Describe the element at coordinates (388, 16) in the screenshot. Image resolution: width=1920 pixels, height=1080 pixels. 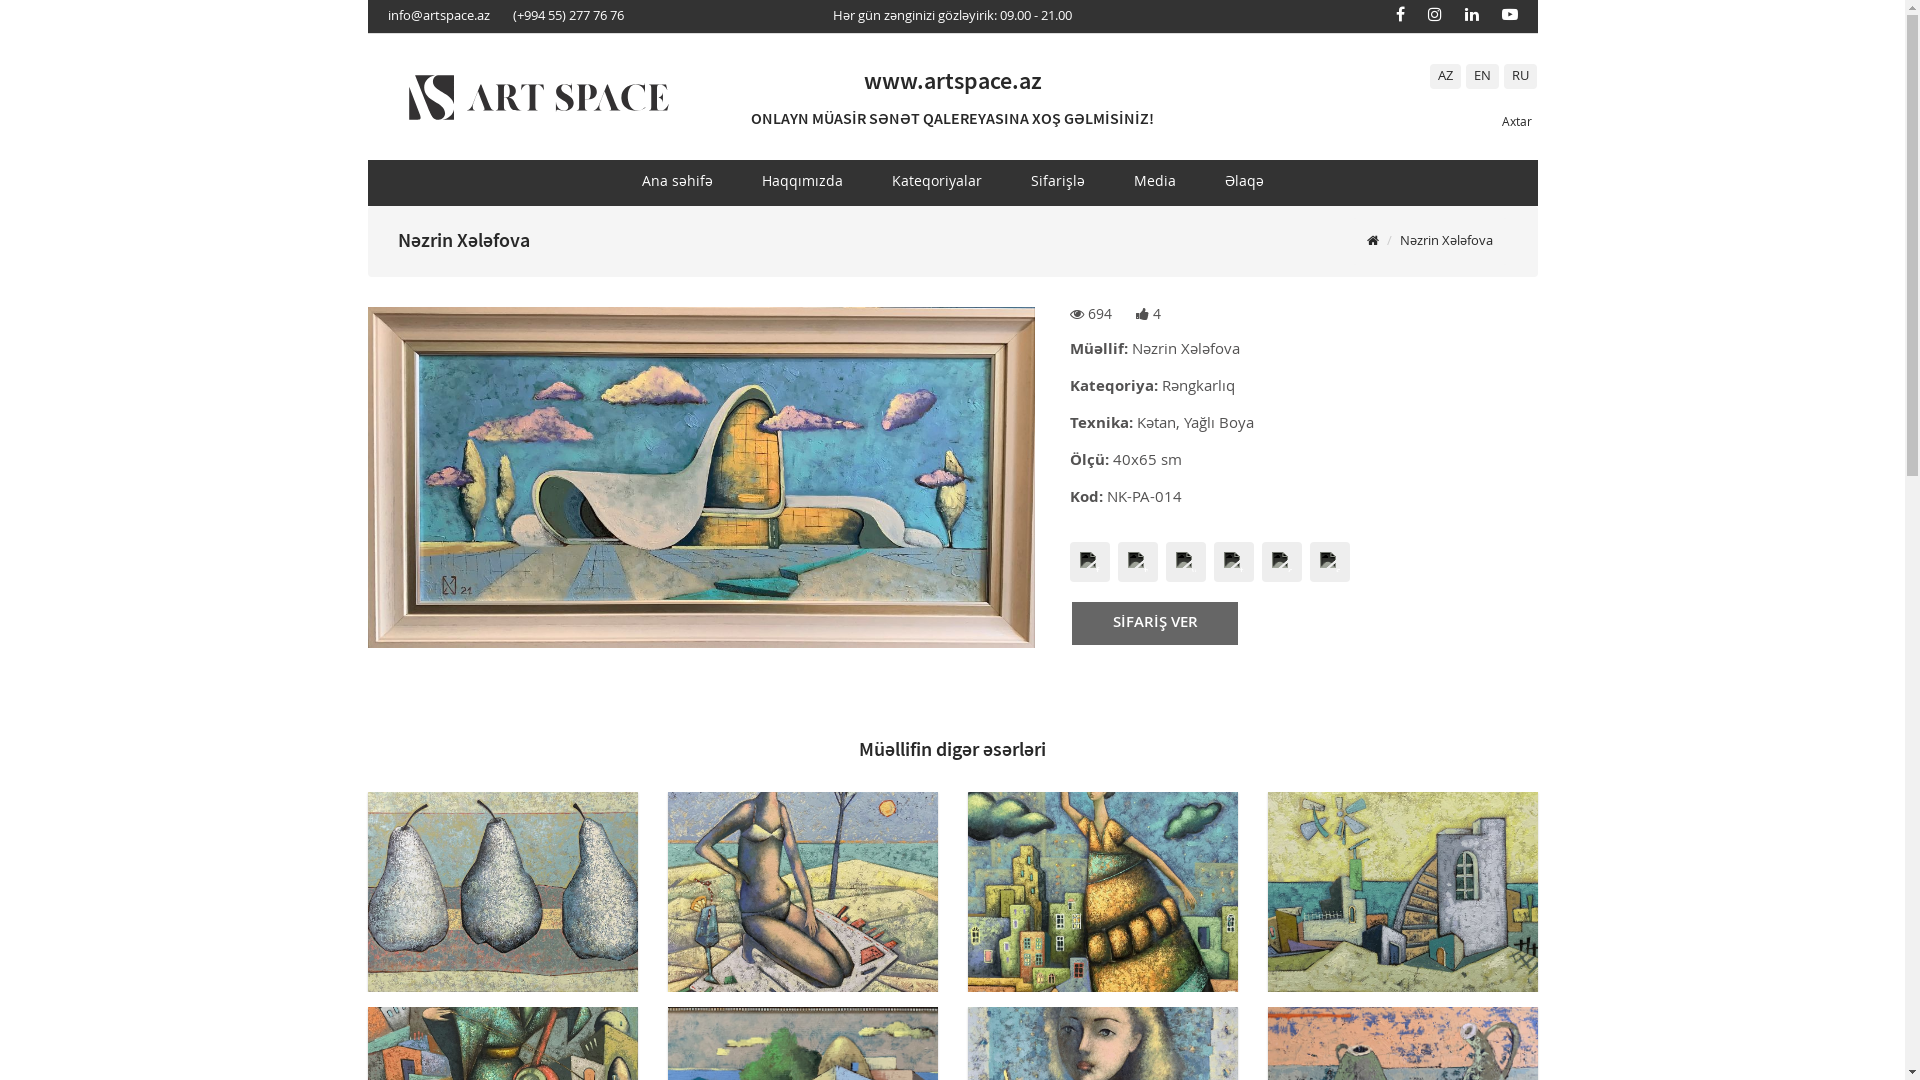
I see `'info@artspace.az'` at that location.